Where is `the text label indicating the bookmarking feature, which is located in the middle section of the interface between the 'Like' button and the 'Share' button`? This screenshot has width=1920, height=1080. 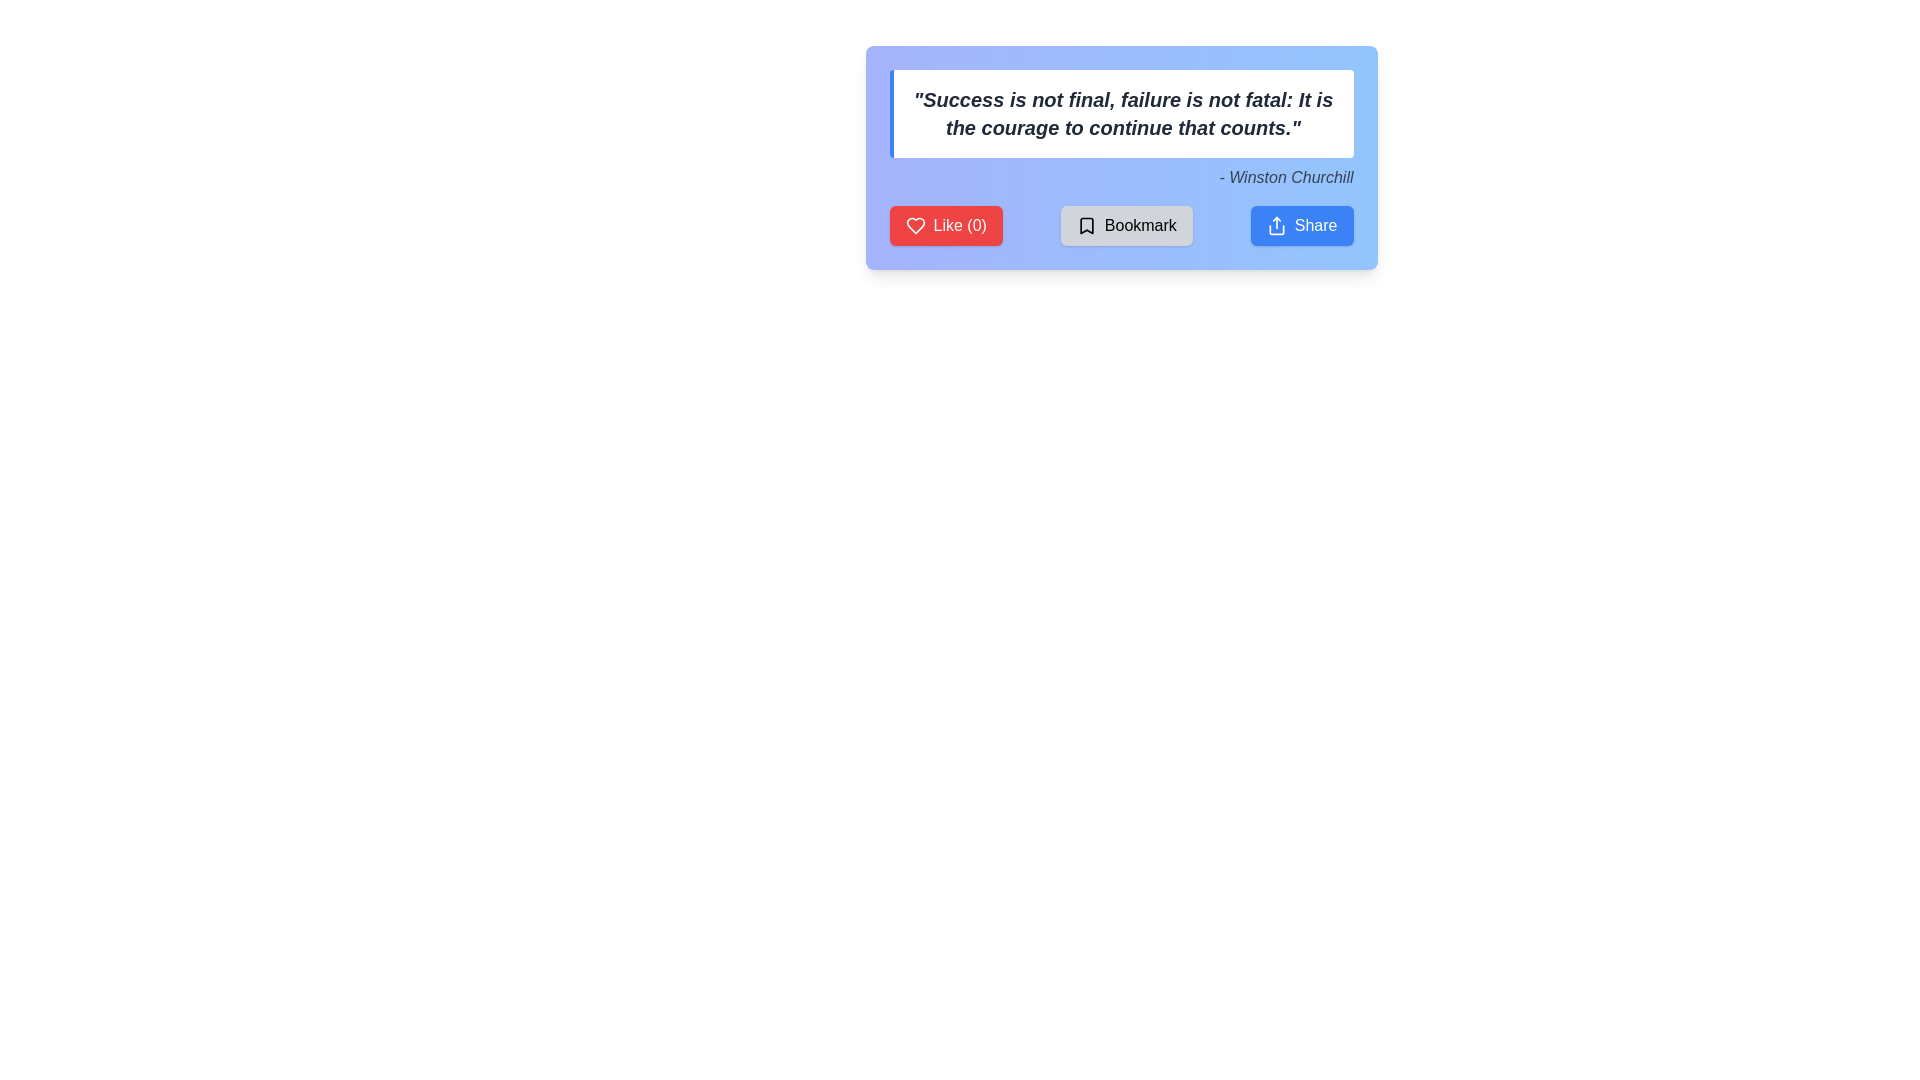
the text label indicating the bookmarking feature, which is located in the middle section of the interface between the 'Like' button and the 'Share' button is located at coordinates (1140, 225).